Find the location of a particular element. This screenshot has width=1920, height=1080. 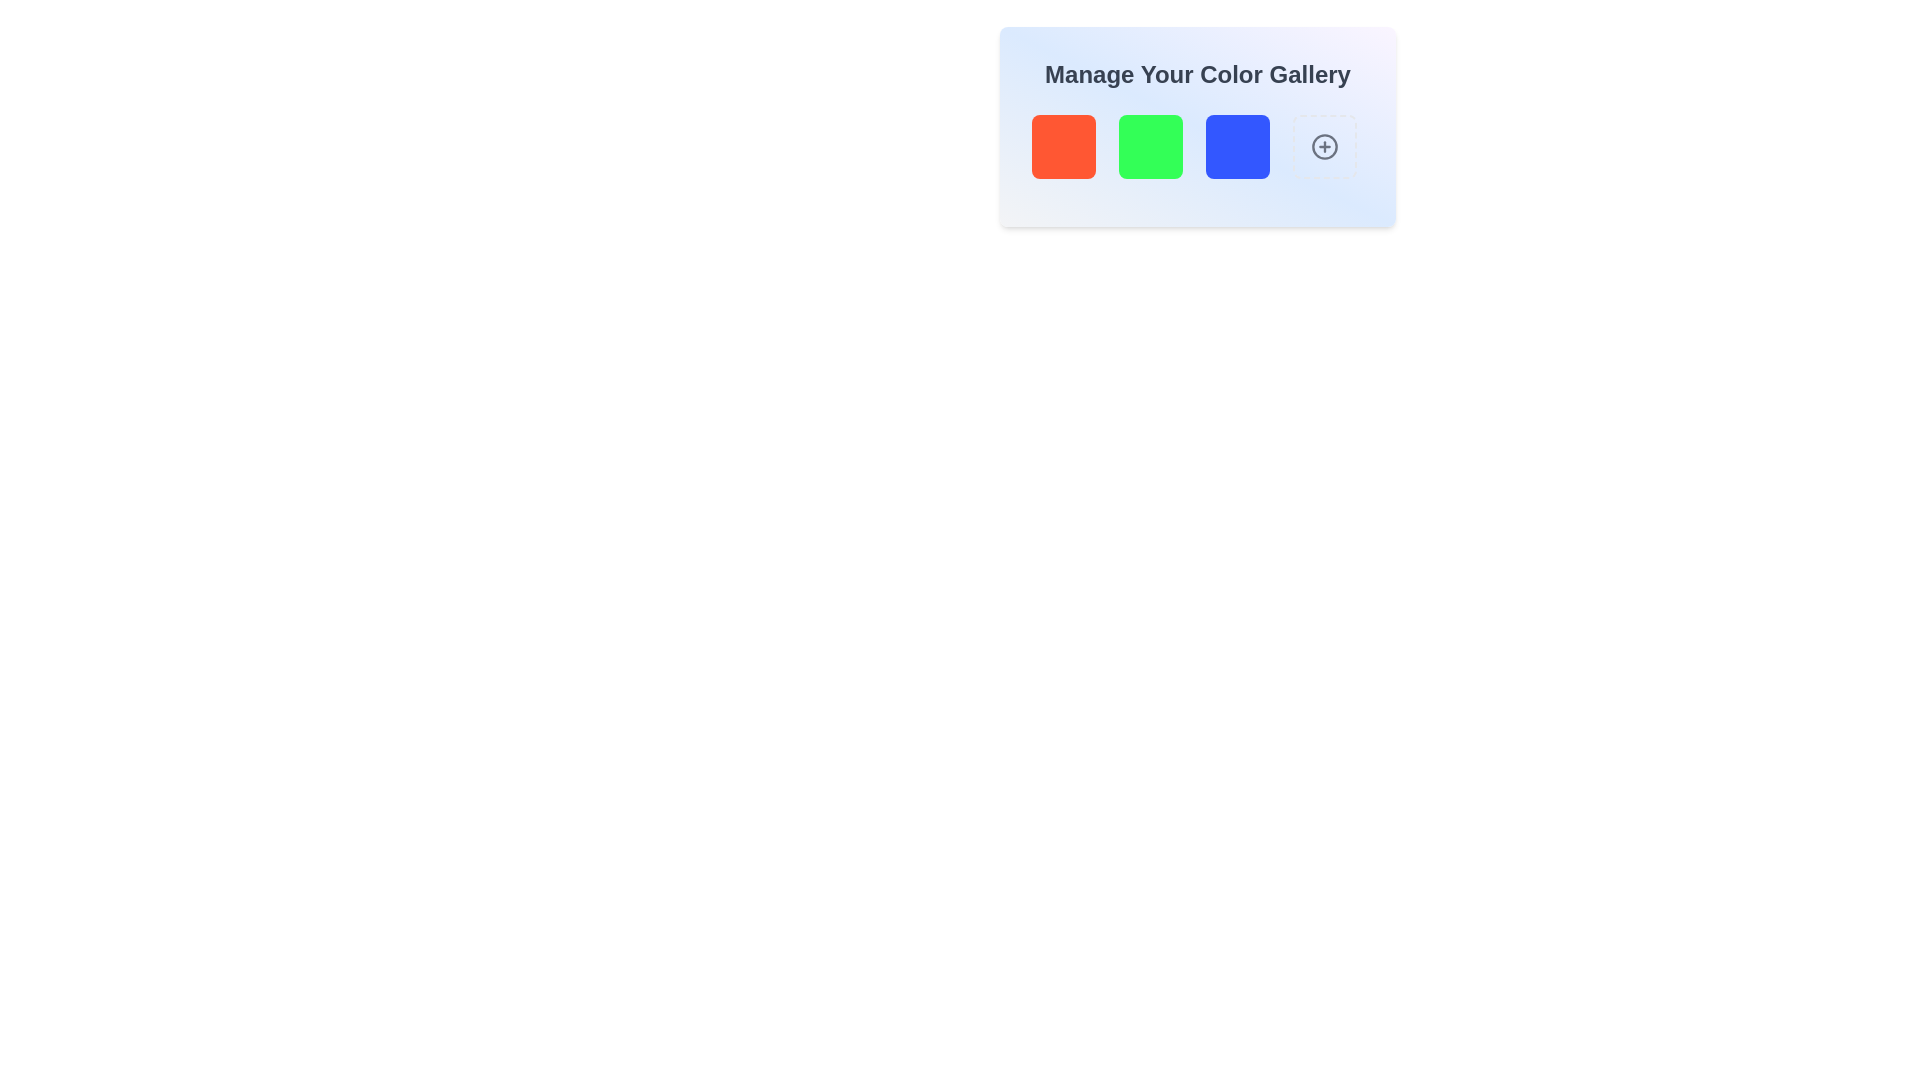

the circular graphical element of the 'plus' icon located within the 'Manage Your Color Gallery' section, positioned on the right side of the row of colored square icons is located at coordinates (1324, 145).